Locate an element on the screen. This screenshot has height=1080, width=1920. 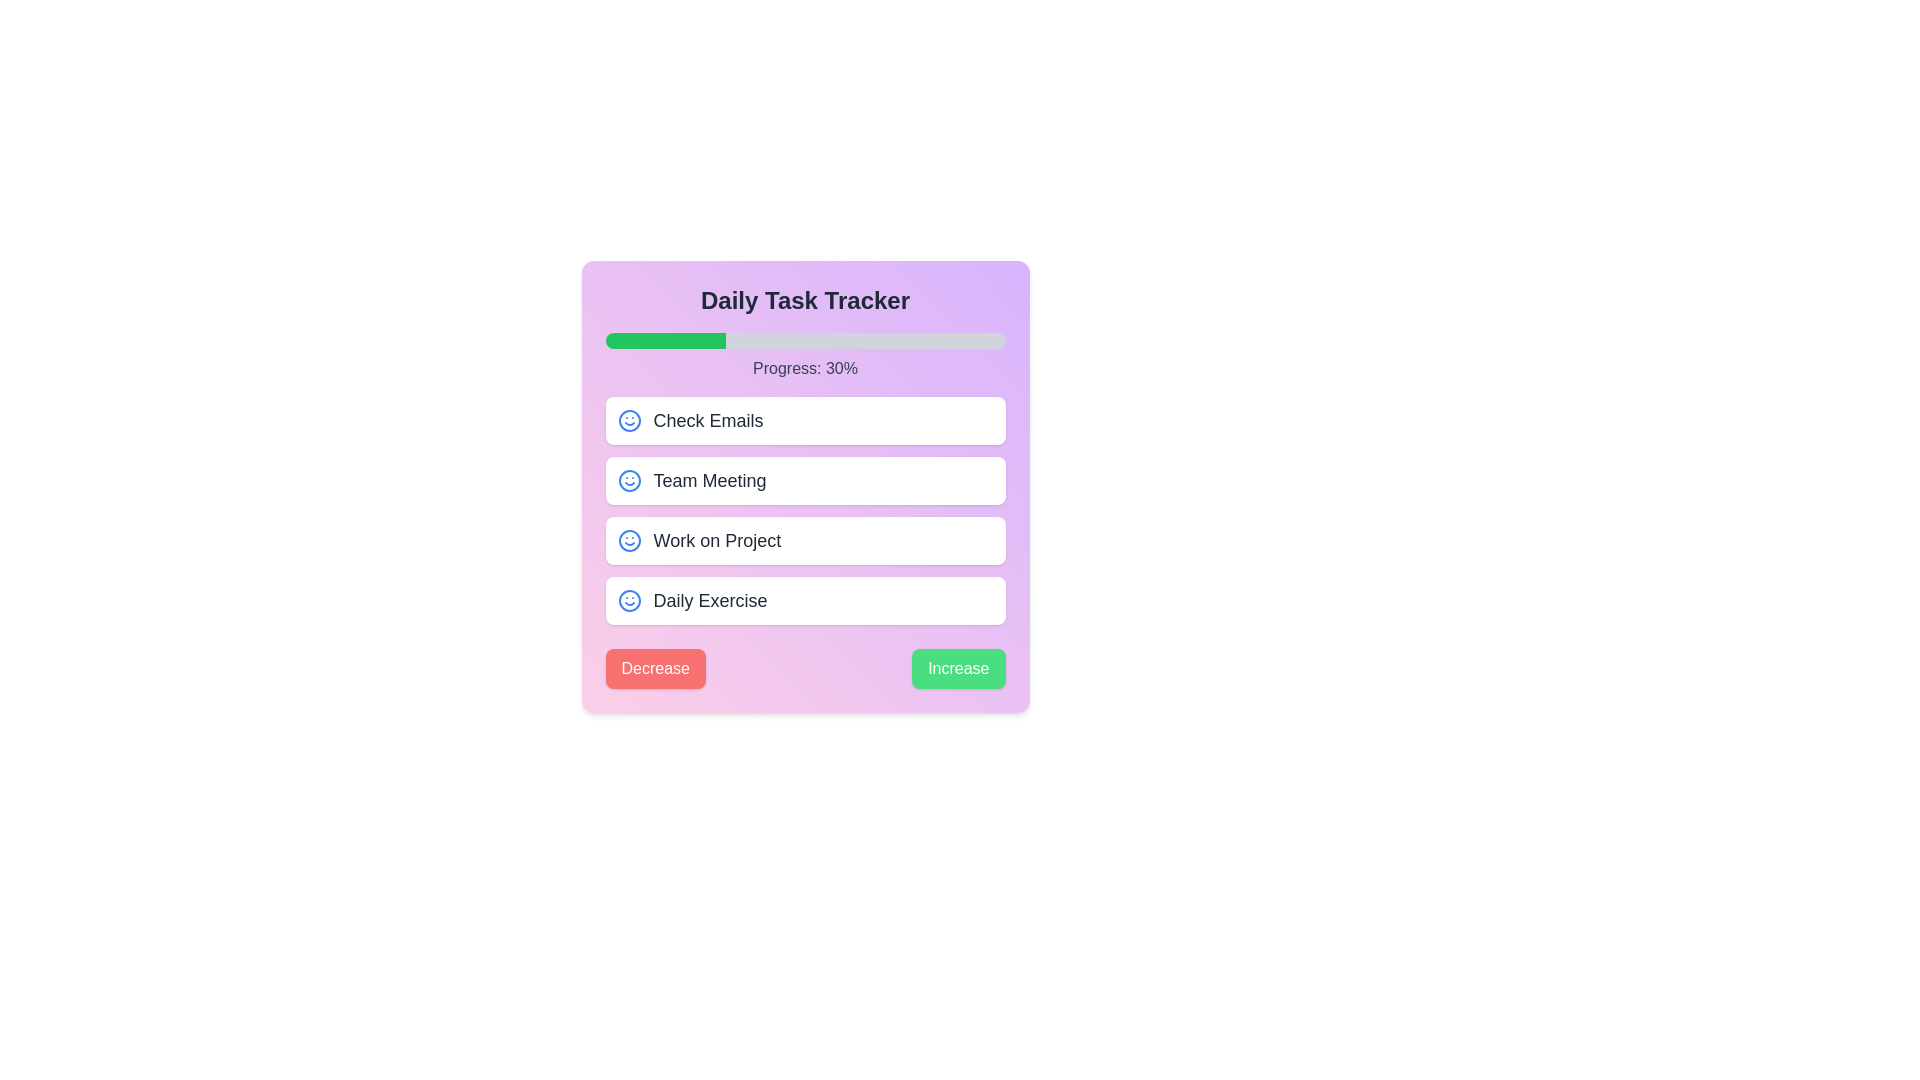
the 'Work on Project' button, which is a rectangular button with a white background and a blue smiley face icon is located at coordinates (805, 540).